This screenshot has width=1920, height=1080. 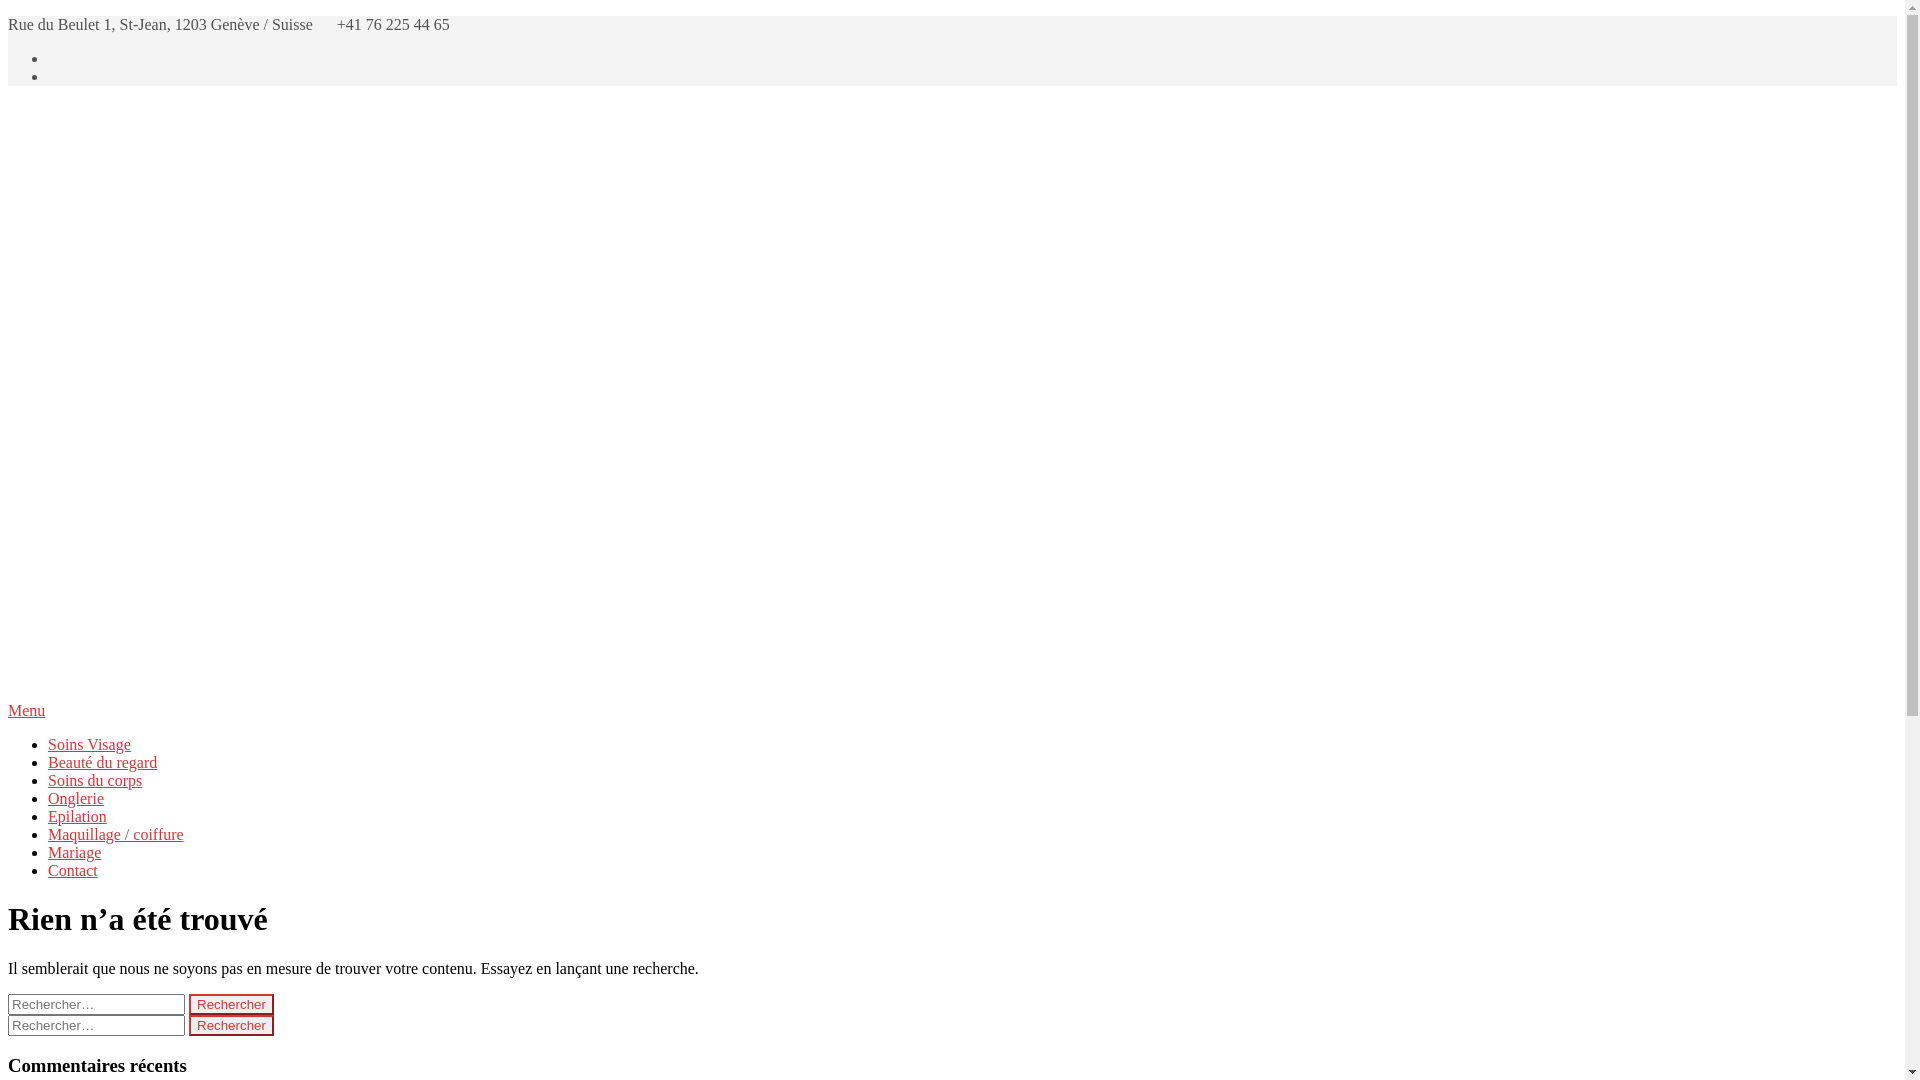 I want to click on 'Rechercher', so click(x=231, y=1004).